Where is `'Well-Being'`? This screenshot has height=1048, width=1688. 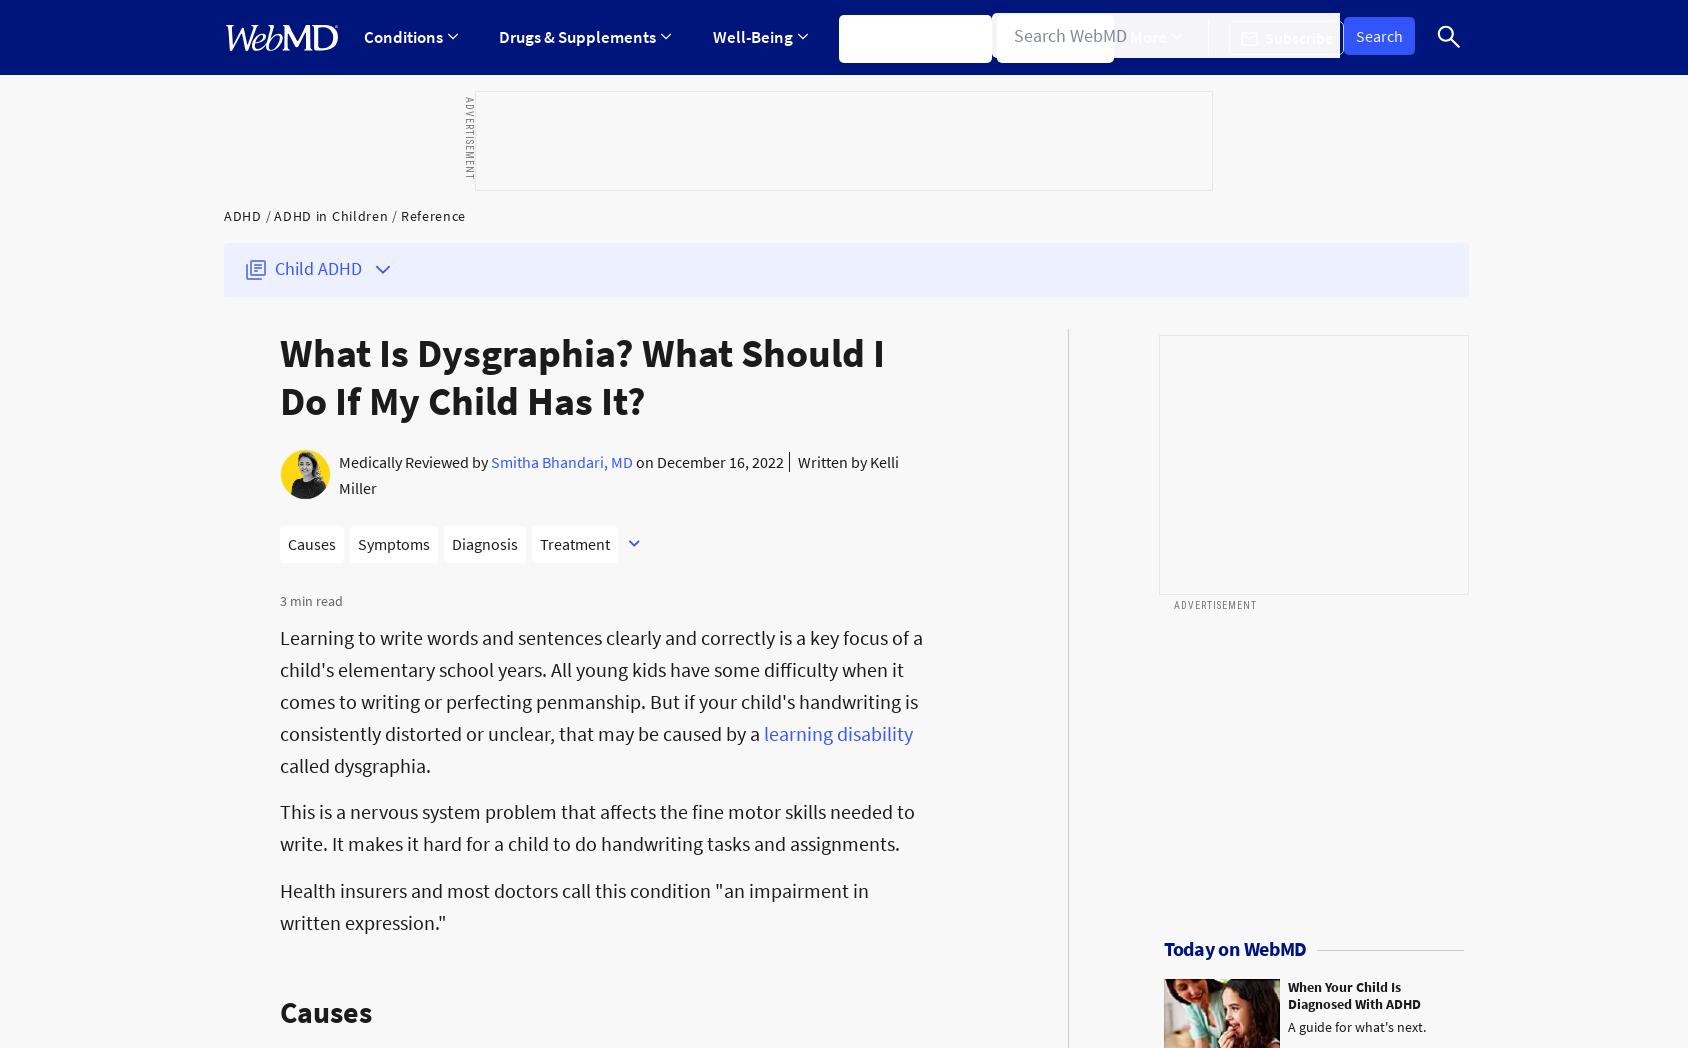
'Well-Being' is located at coordinates (745, 35).